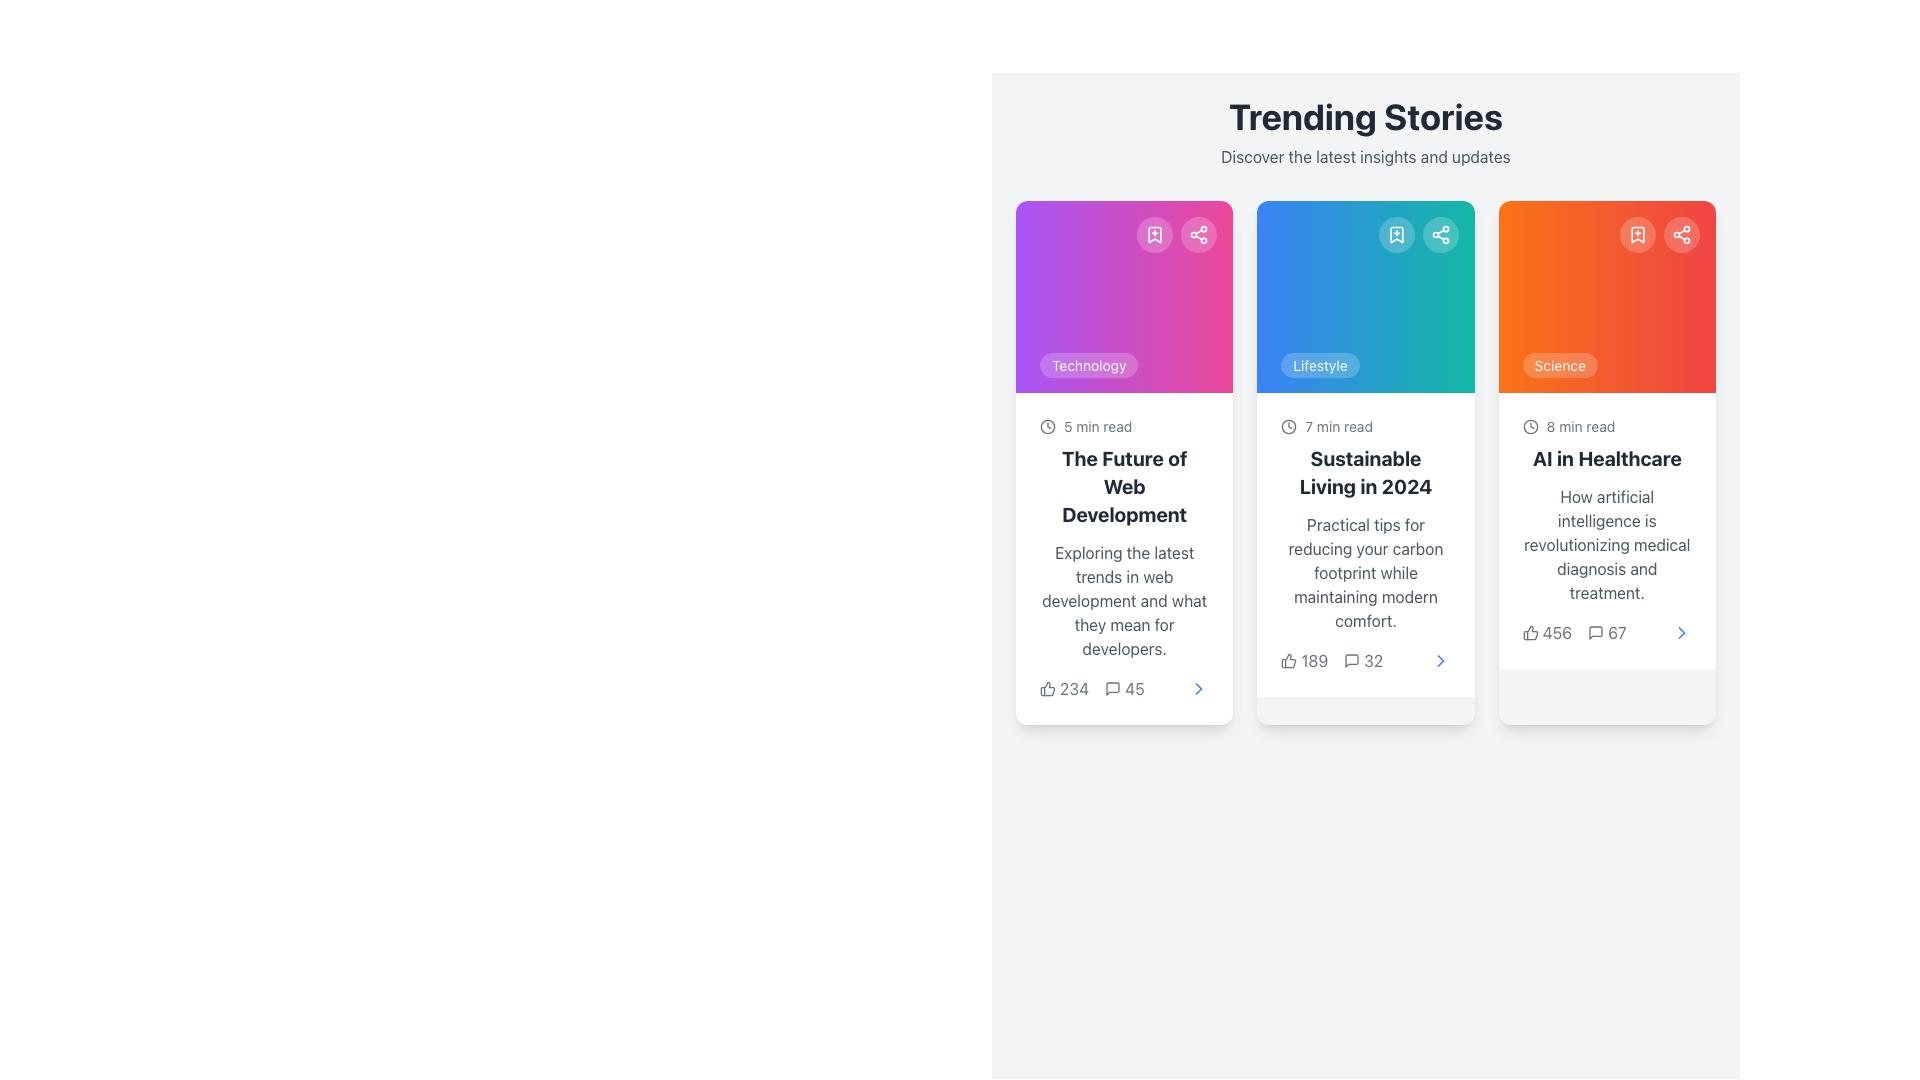 The image size is (1920, 1080). Describe the element at coordinates (1365, 426) in the screenshot. I see `the informational label featuring a clock icon and the text '7 min read', which is centrally positioned above the title 'Sustainable Living in 2024'` at that location.